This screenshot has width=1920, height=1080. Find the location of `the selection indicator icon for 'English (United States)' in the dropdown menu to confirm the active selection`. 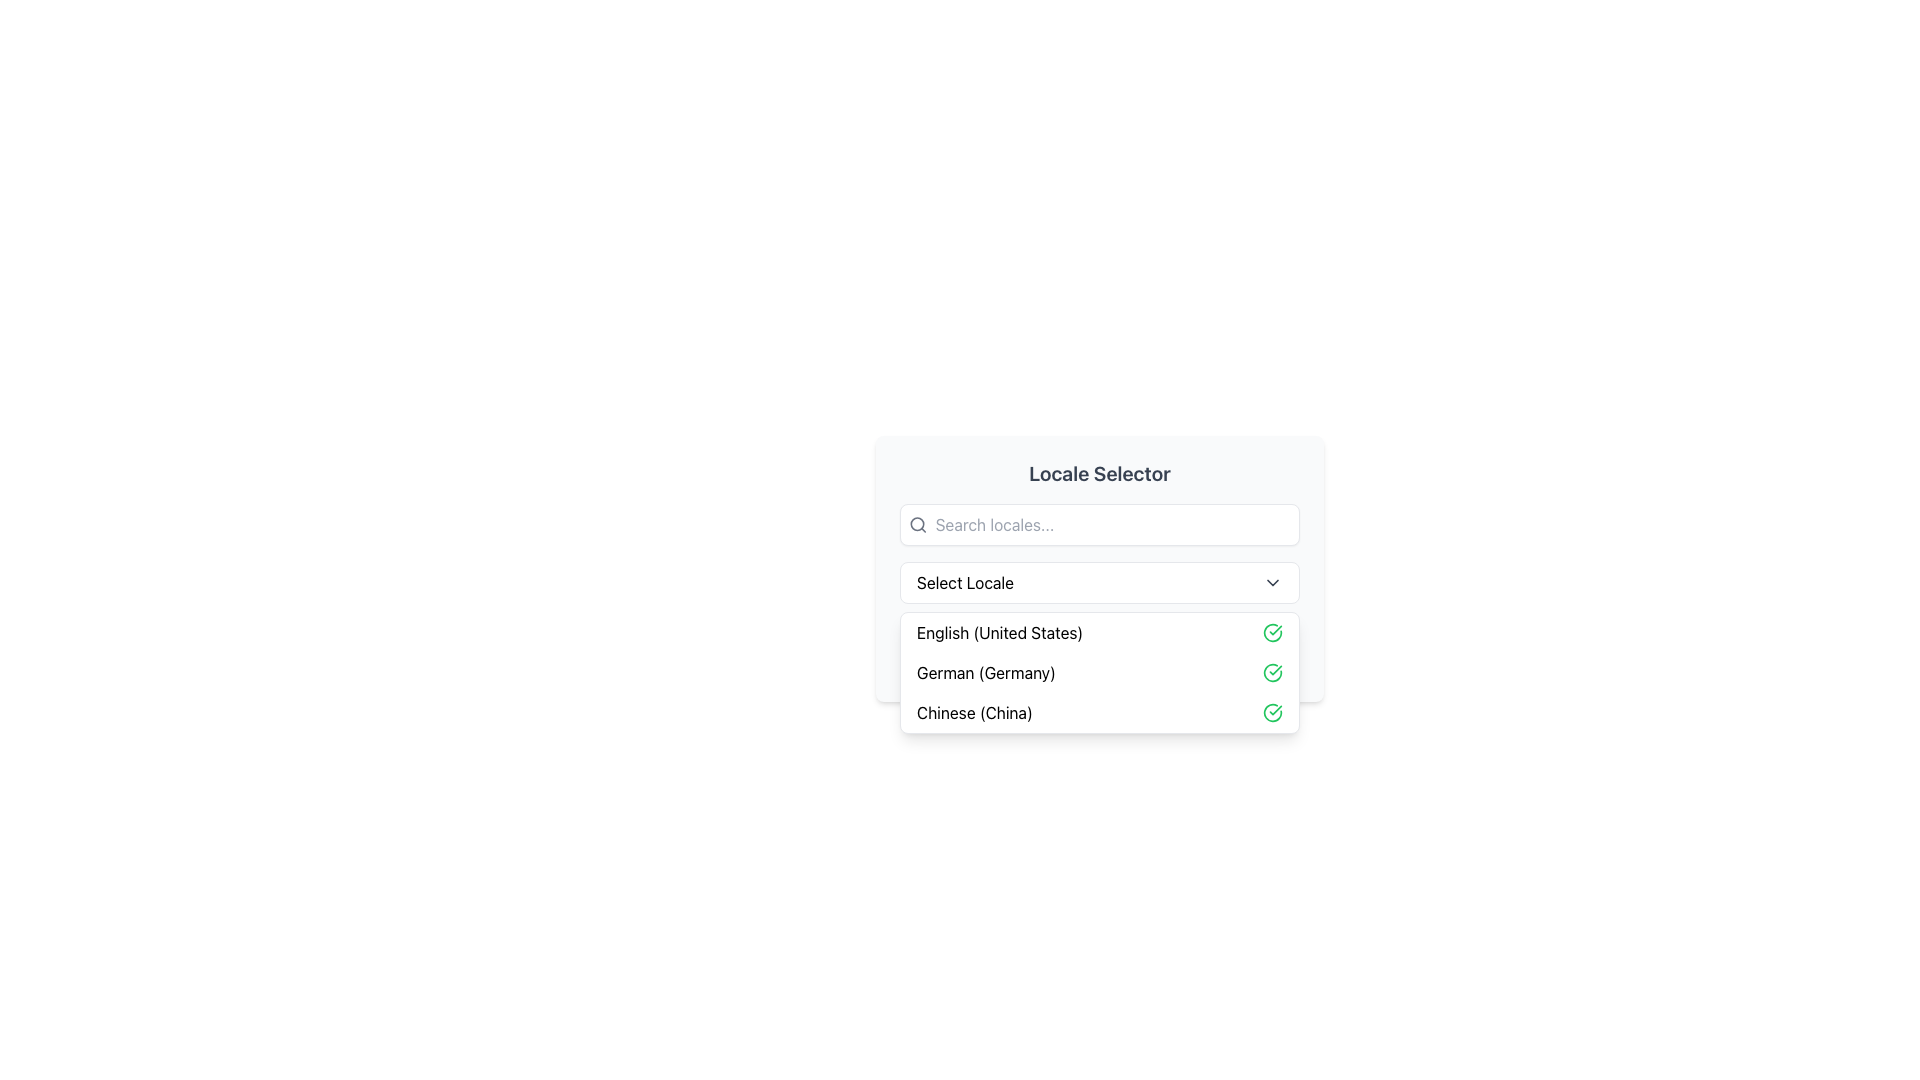

the selection indicator icon for 'English (United States)' in the dropdown menu to confirm the active selection is located at coordinates (1271, 632).